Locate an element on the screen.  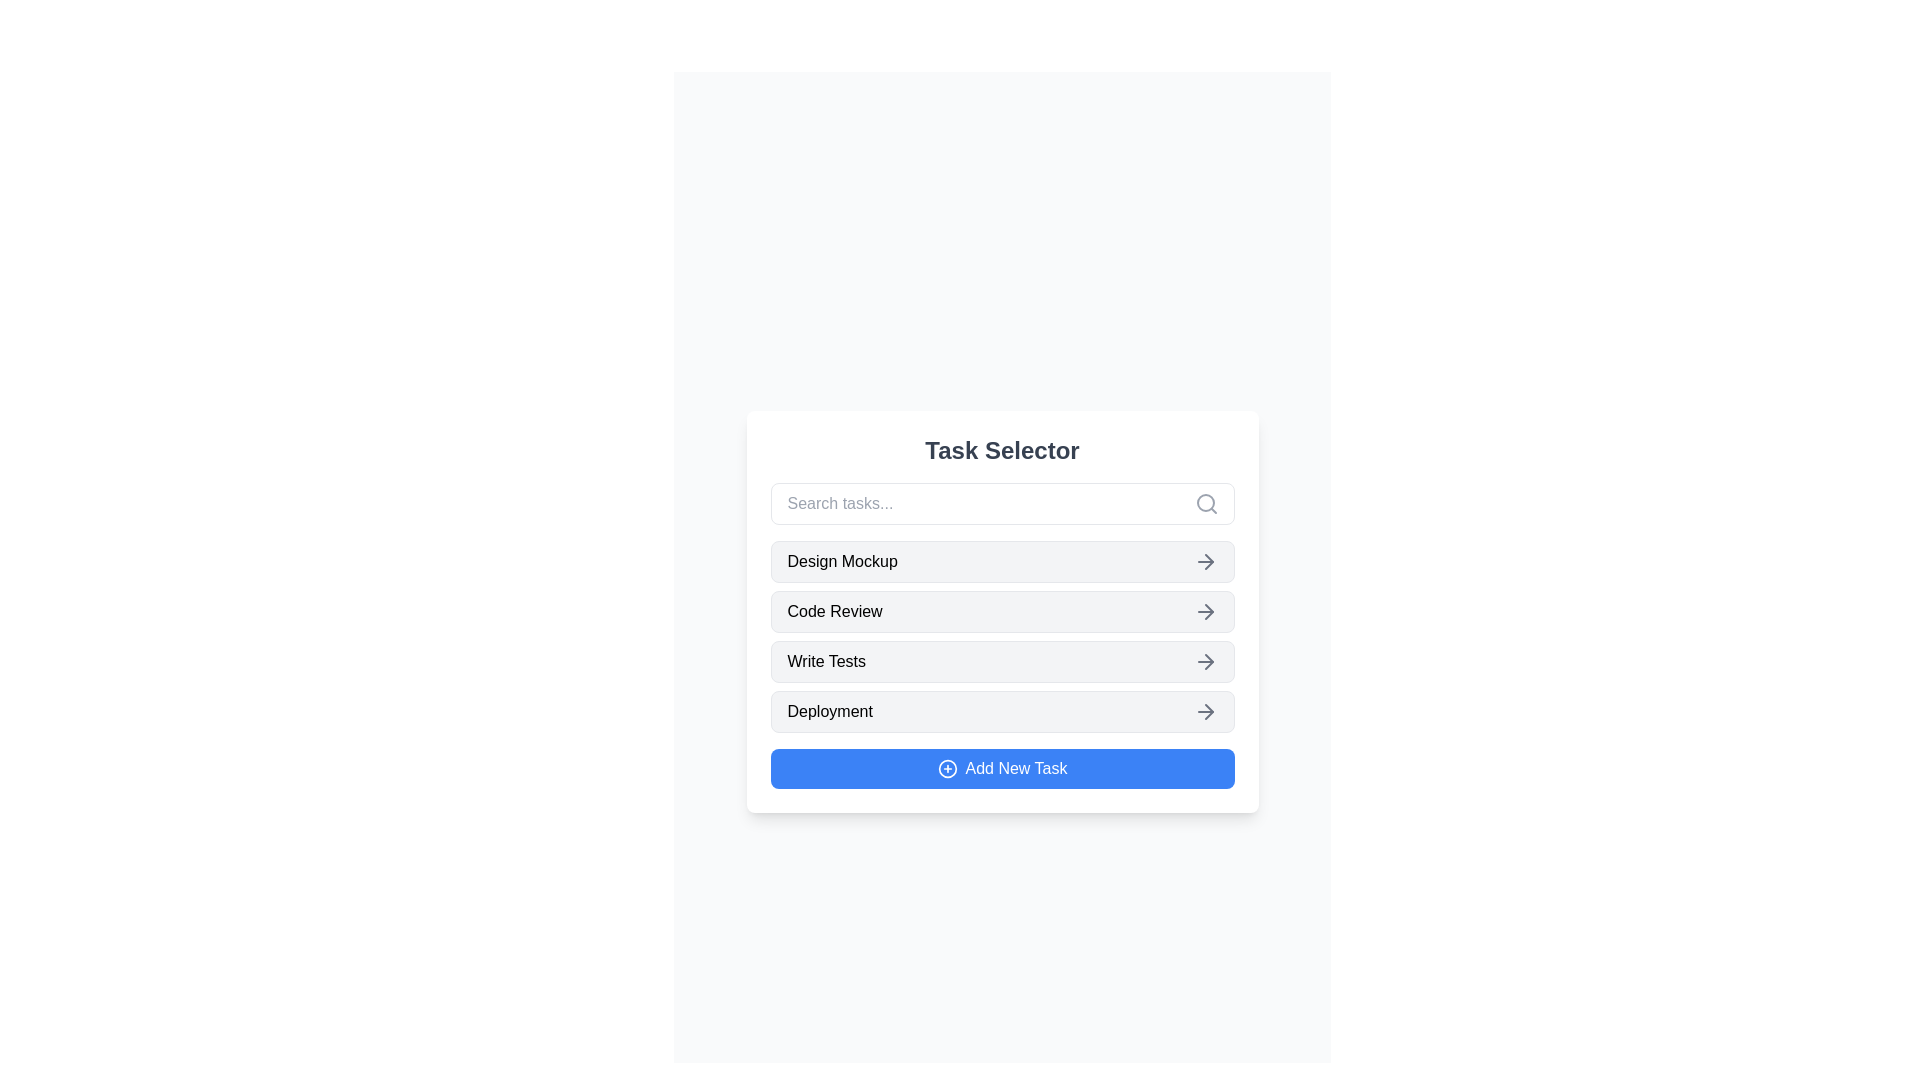
the 'Code Review' button by navigating with the keyboard is located at coordinates (1002, 611).